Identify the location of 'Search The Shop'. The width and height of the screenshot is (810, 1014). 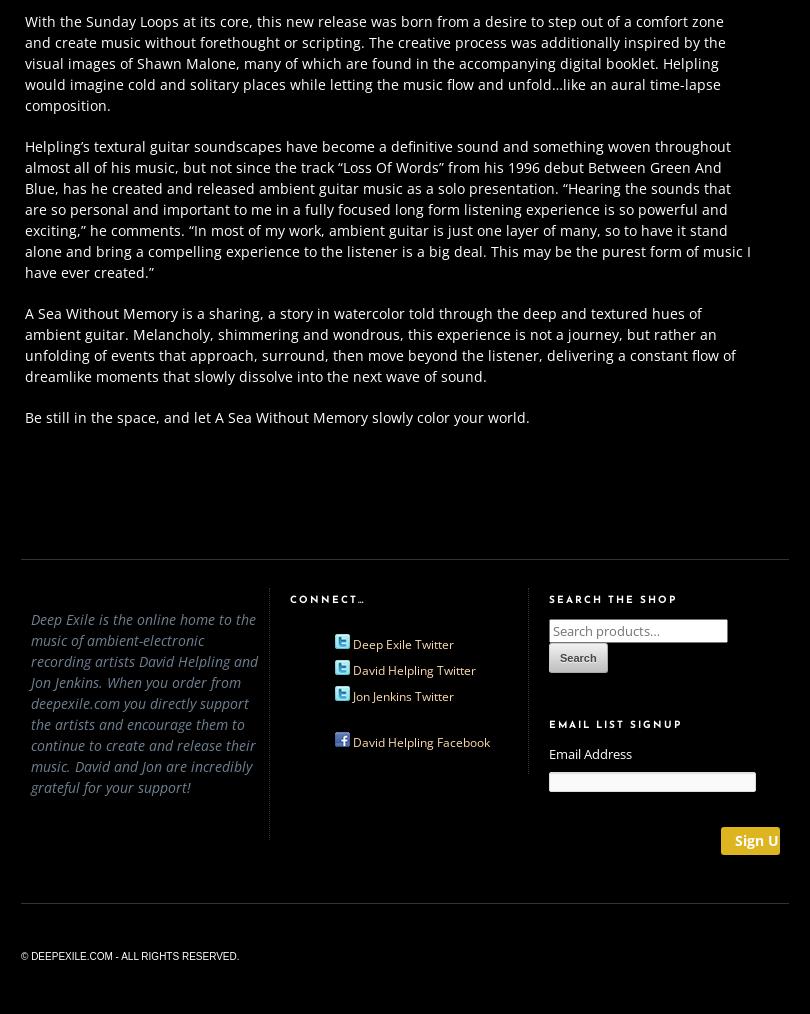
(612, 600).